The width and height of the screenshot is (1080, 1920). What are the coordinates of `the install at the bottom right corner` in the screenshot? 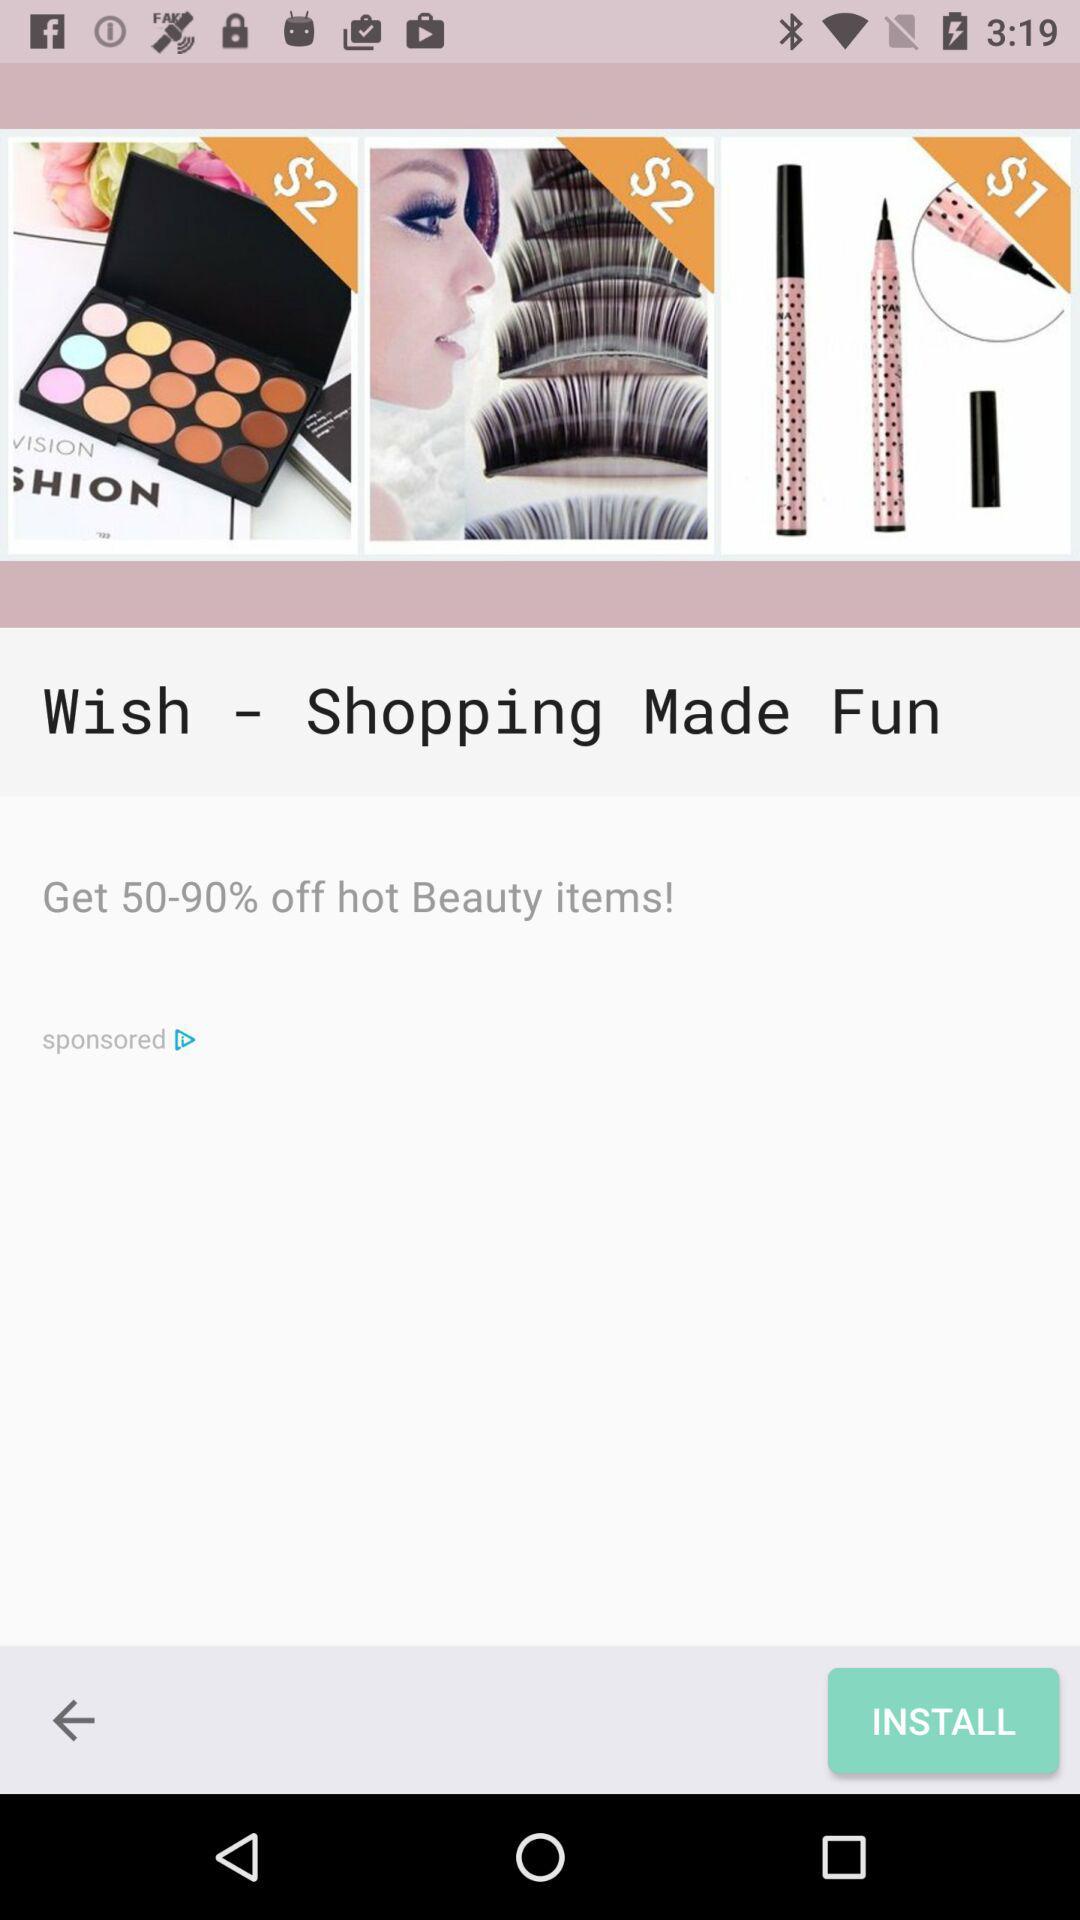 It's located at (943, 1719).